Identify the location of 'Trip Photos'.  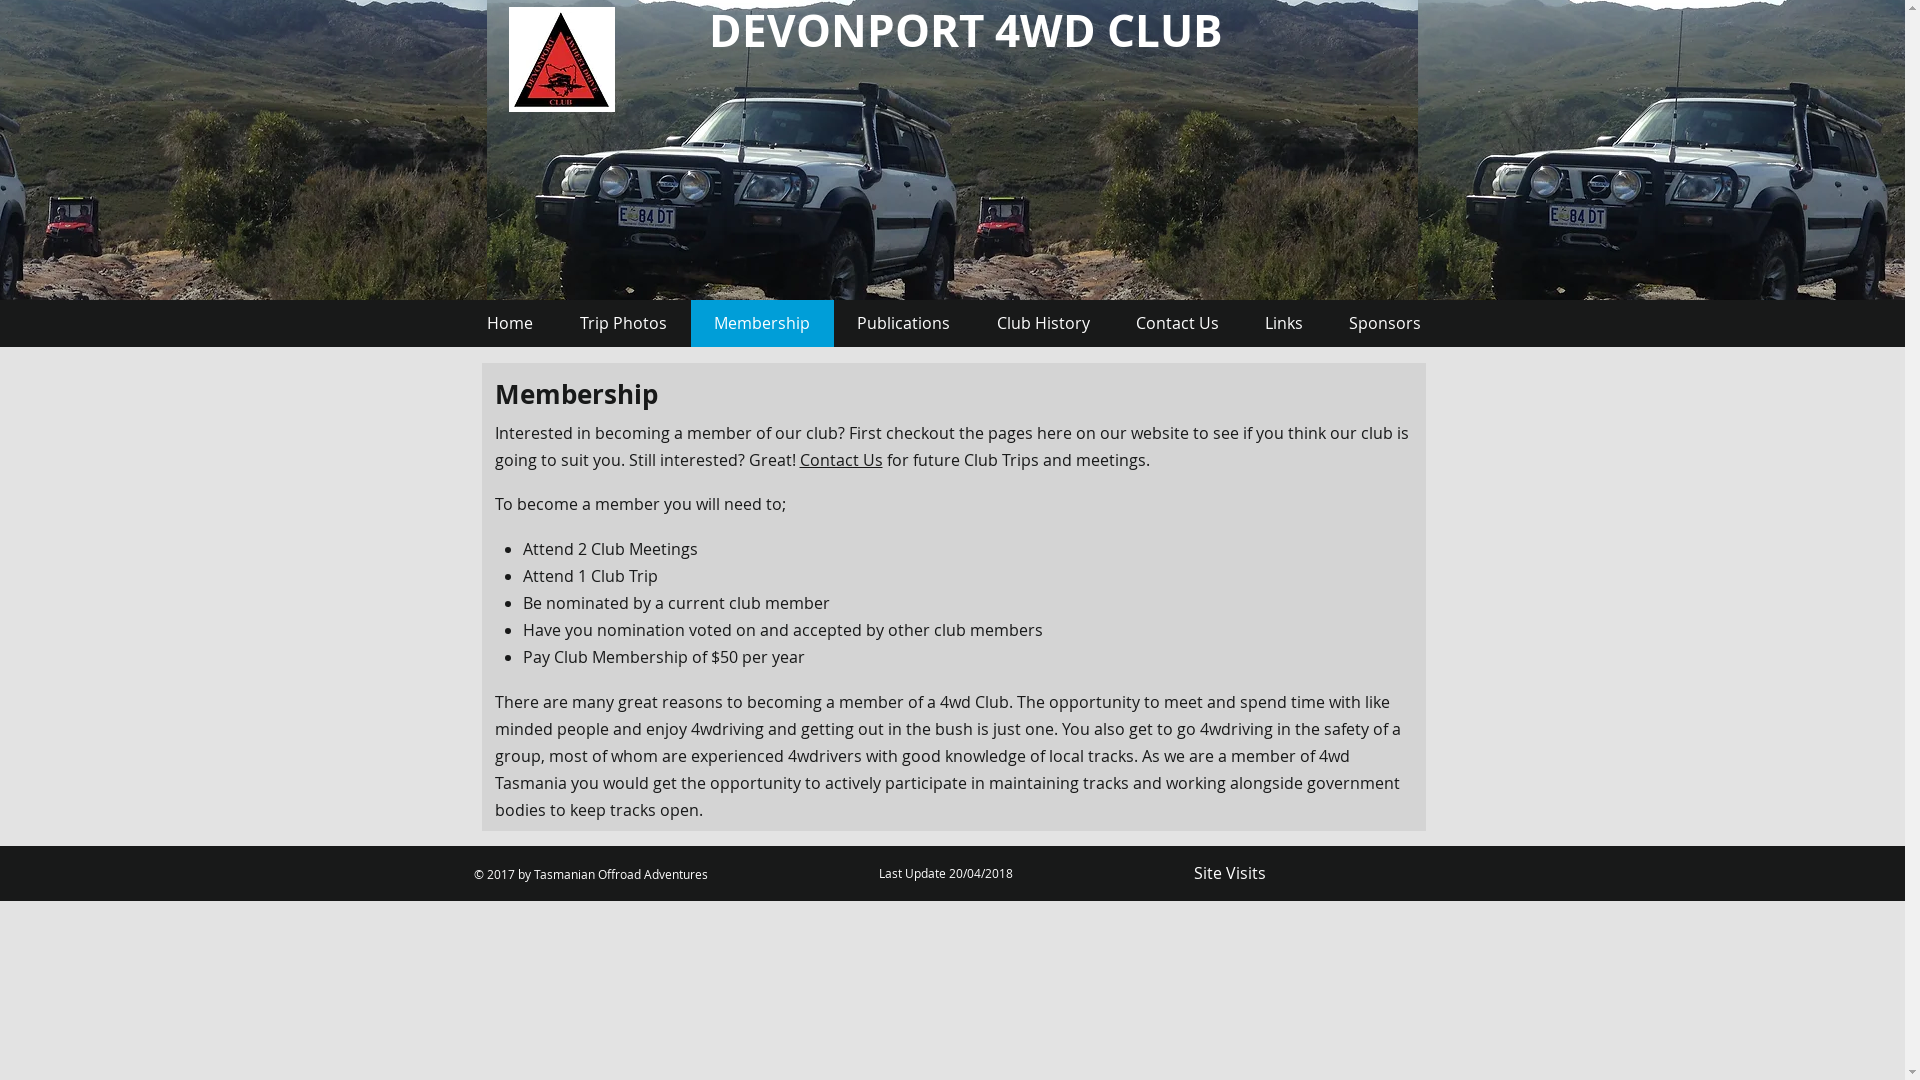
(622, 322).